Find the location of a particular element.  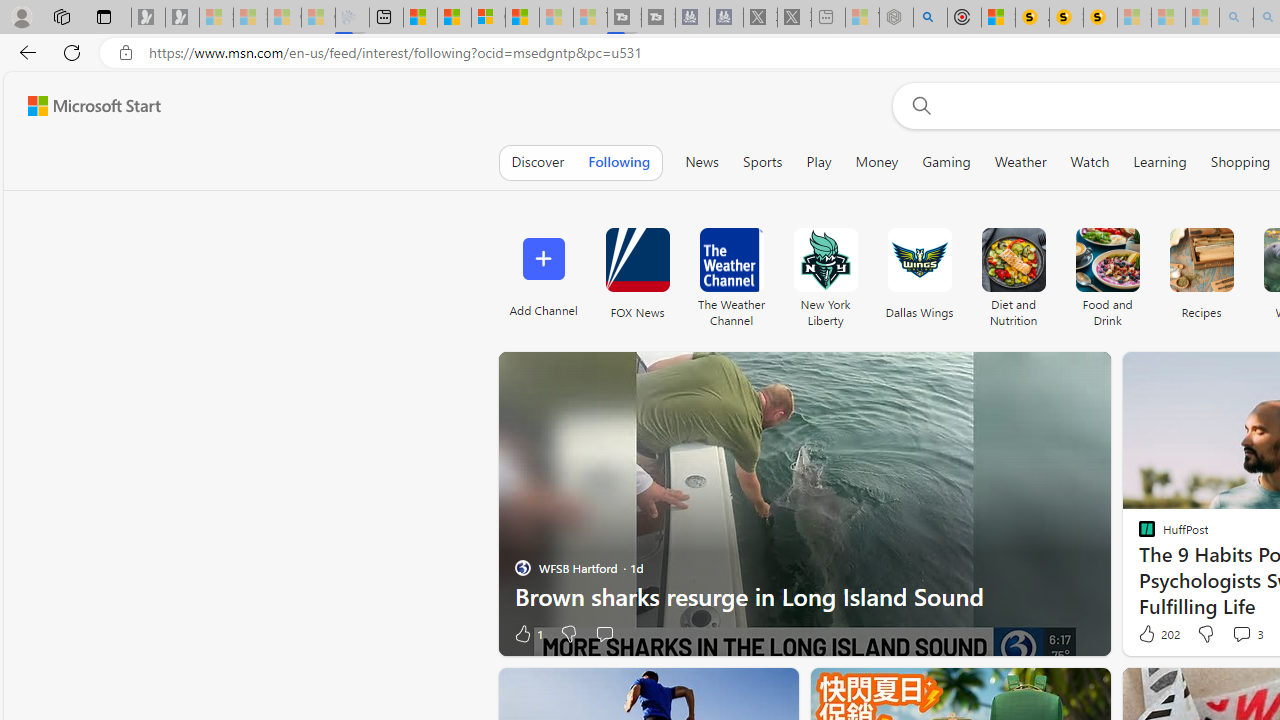

'X - Sleeping' is located at coordinates (793, 17).